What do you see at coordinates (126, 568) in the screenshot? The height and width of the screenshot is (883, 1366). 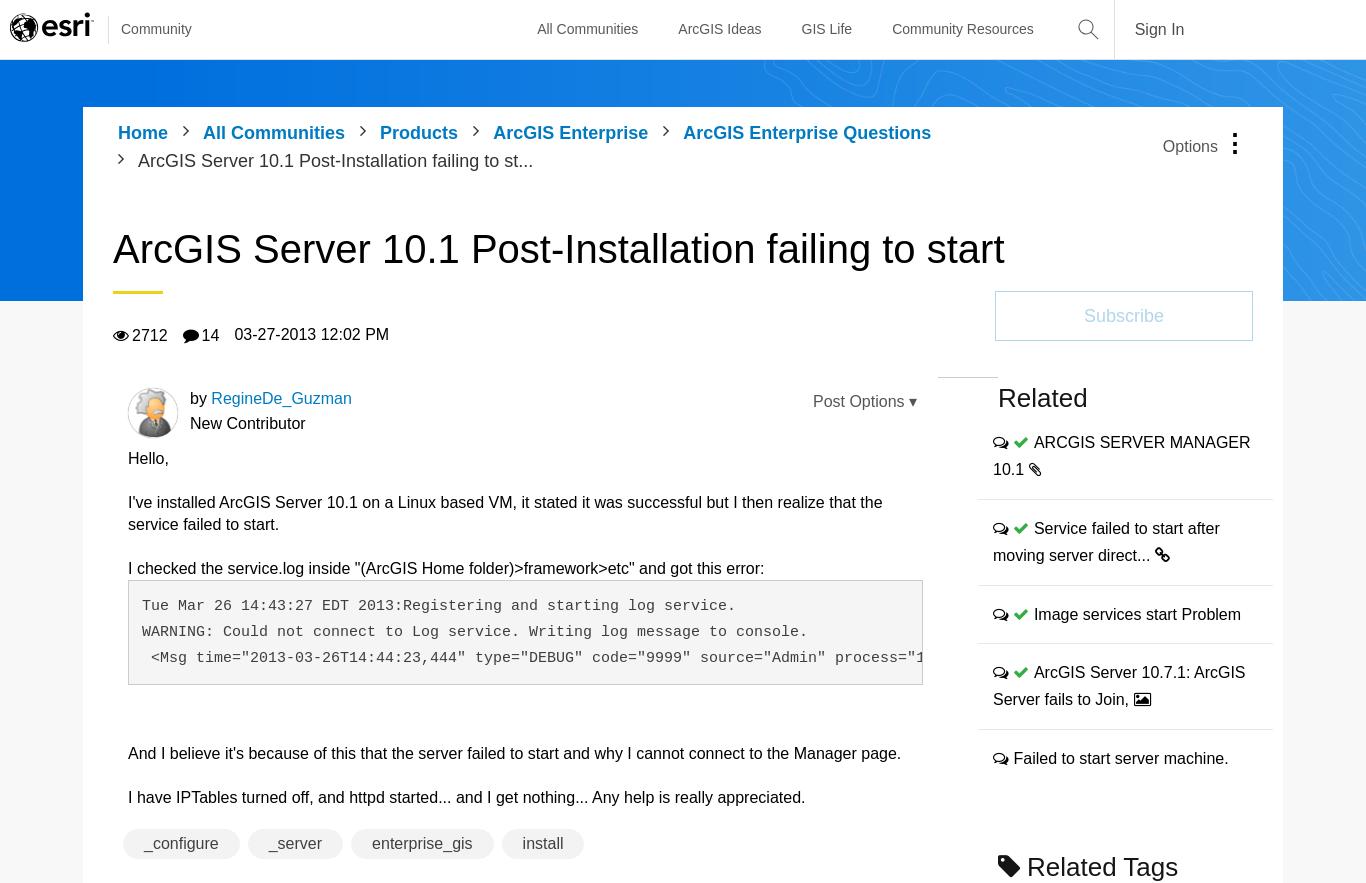 I see `'I checked the service.log inside "(ArcGIS Home folder)>framework>etc" and got this error:'` at bounding box center [126, 568].